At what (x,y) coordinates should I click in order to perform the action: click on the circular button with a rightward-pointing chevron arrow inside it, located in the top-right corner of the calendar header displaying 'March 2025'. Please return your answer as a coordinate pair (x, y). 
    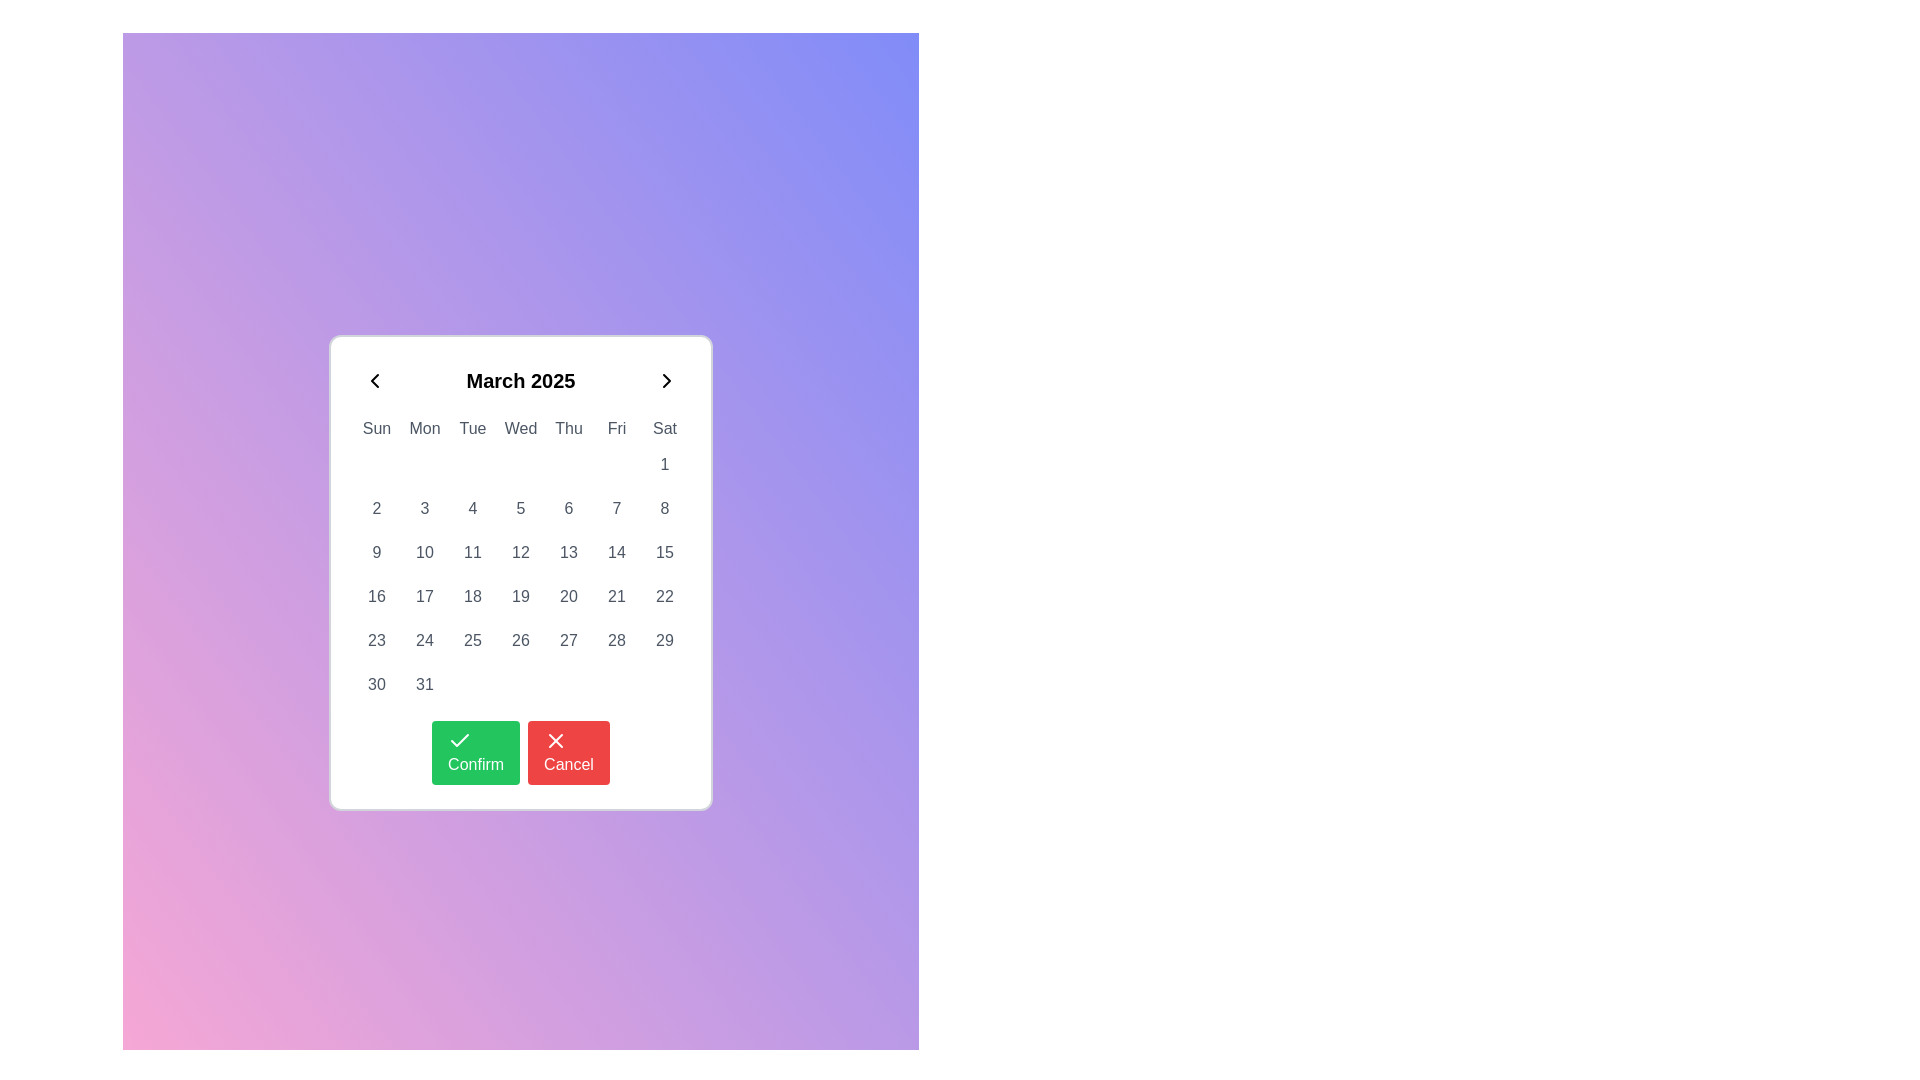
    Looking at the image, I should click on (667, 381).